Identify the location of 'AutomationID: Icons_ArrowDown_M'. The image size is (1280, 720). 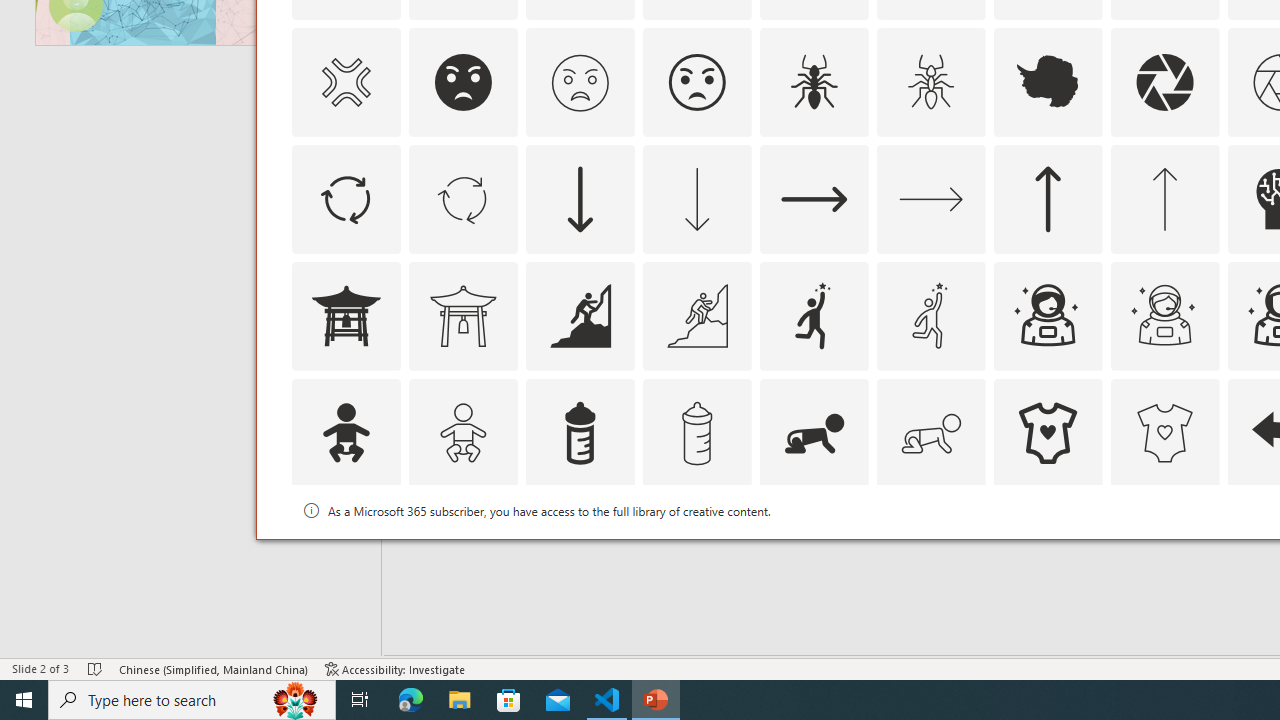
(696, 198).